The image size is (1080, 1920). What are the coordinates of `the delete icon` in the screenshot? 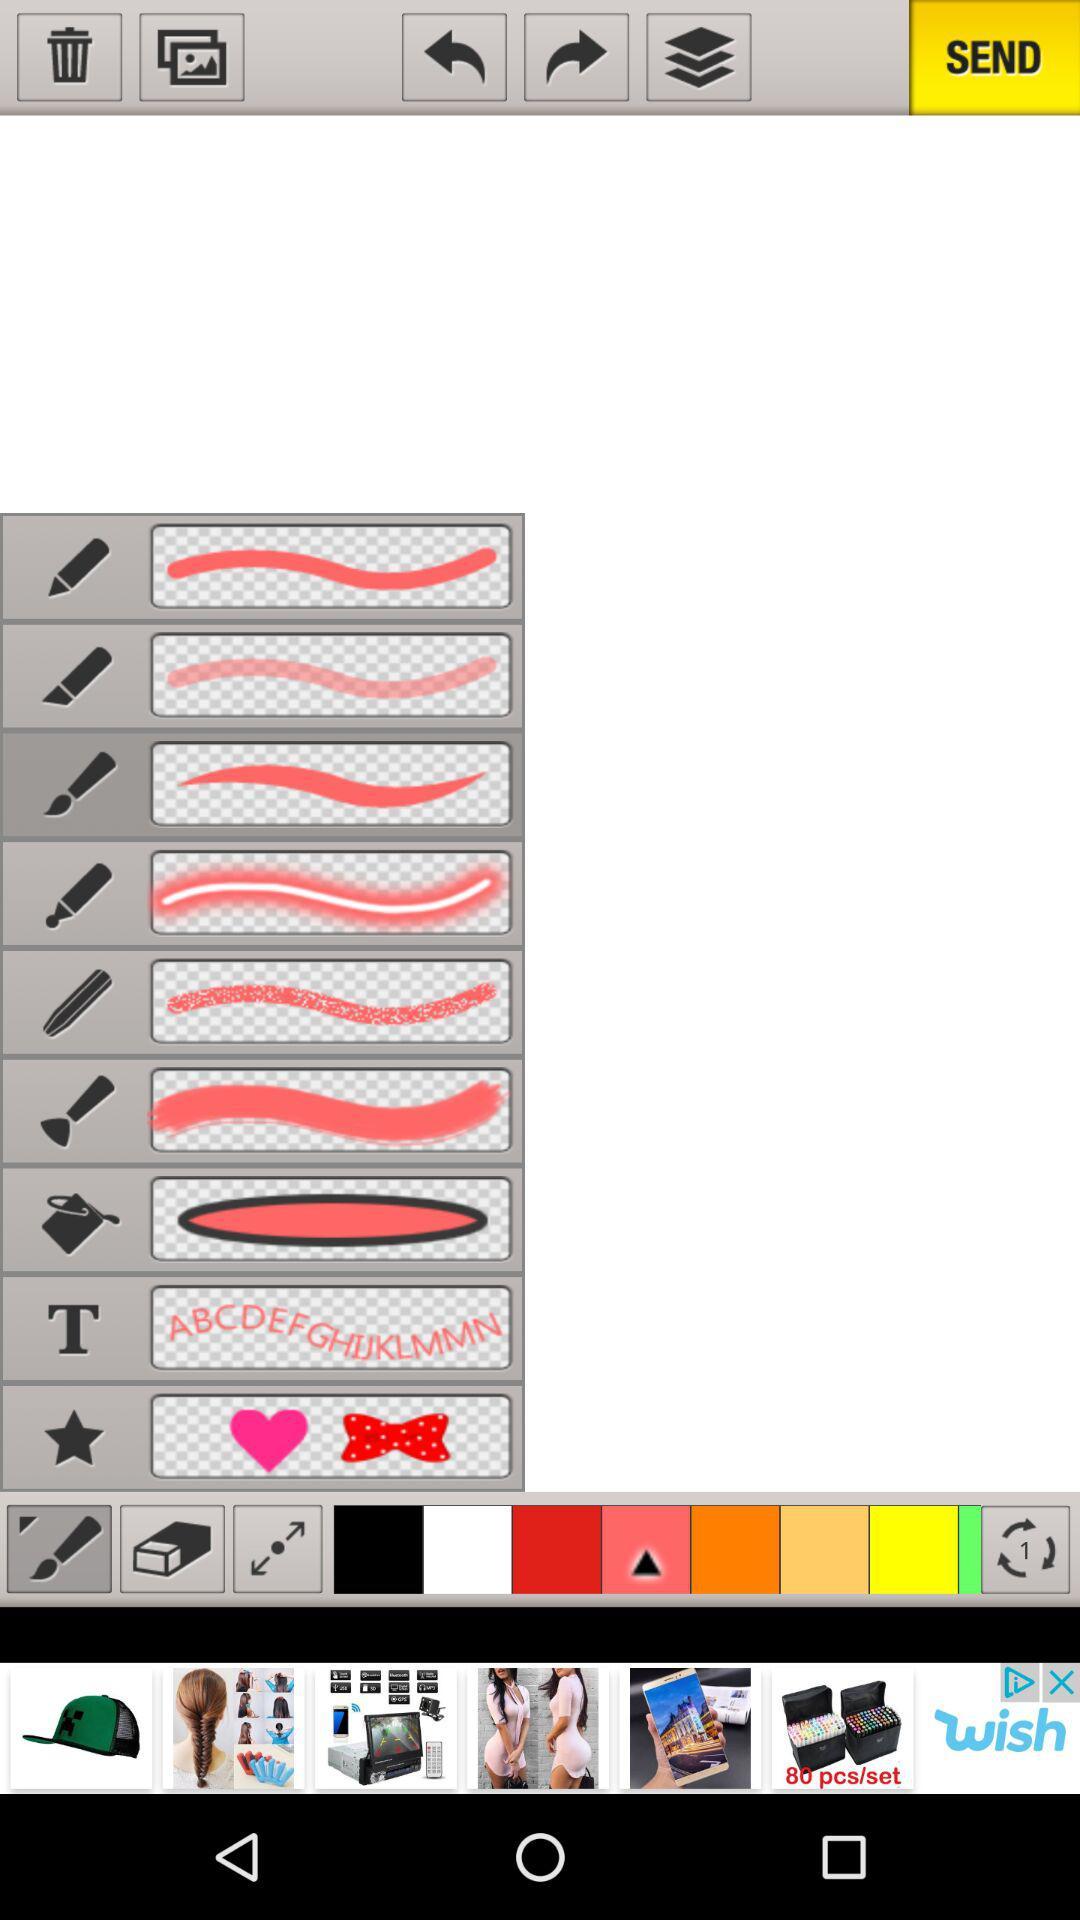 It's located at (68, 57).